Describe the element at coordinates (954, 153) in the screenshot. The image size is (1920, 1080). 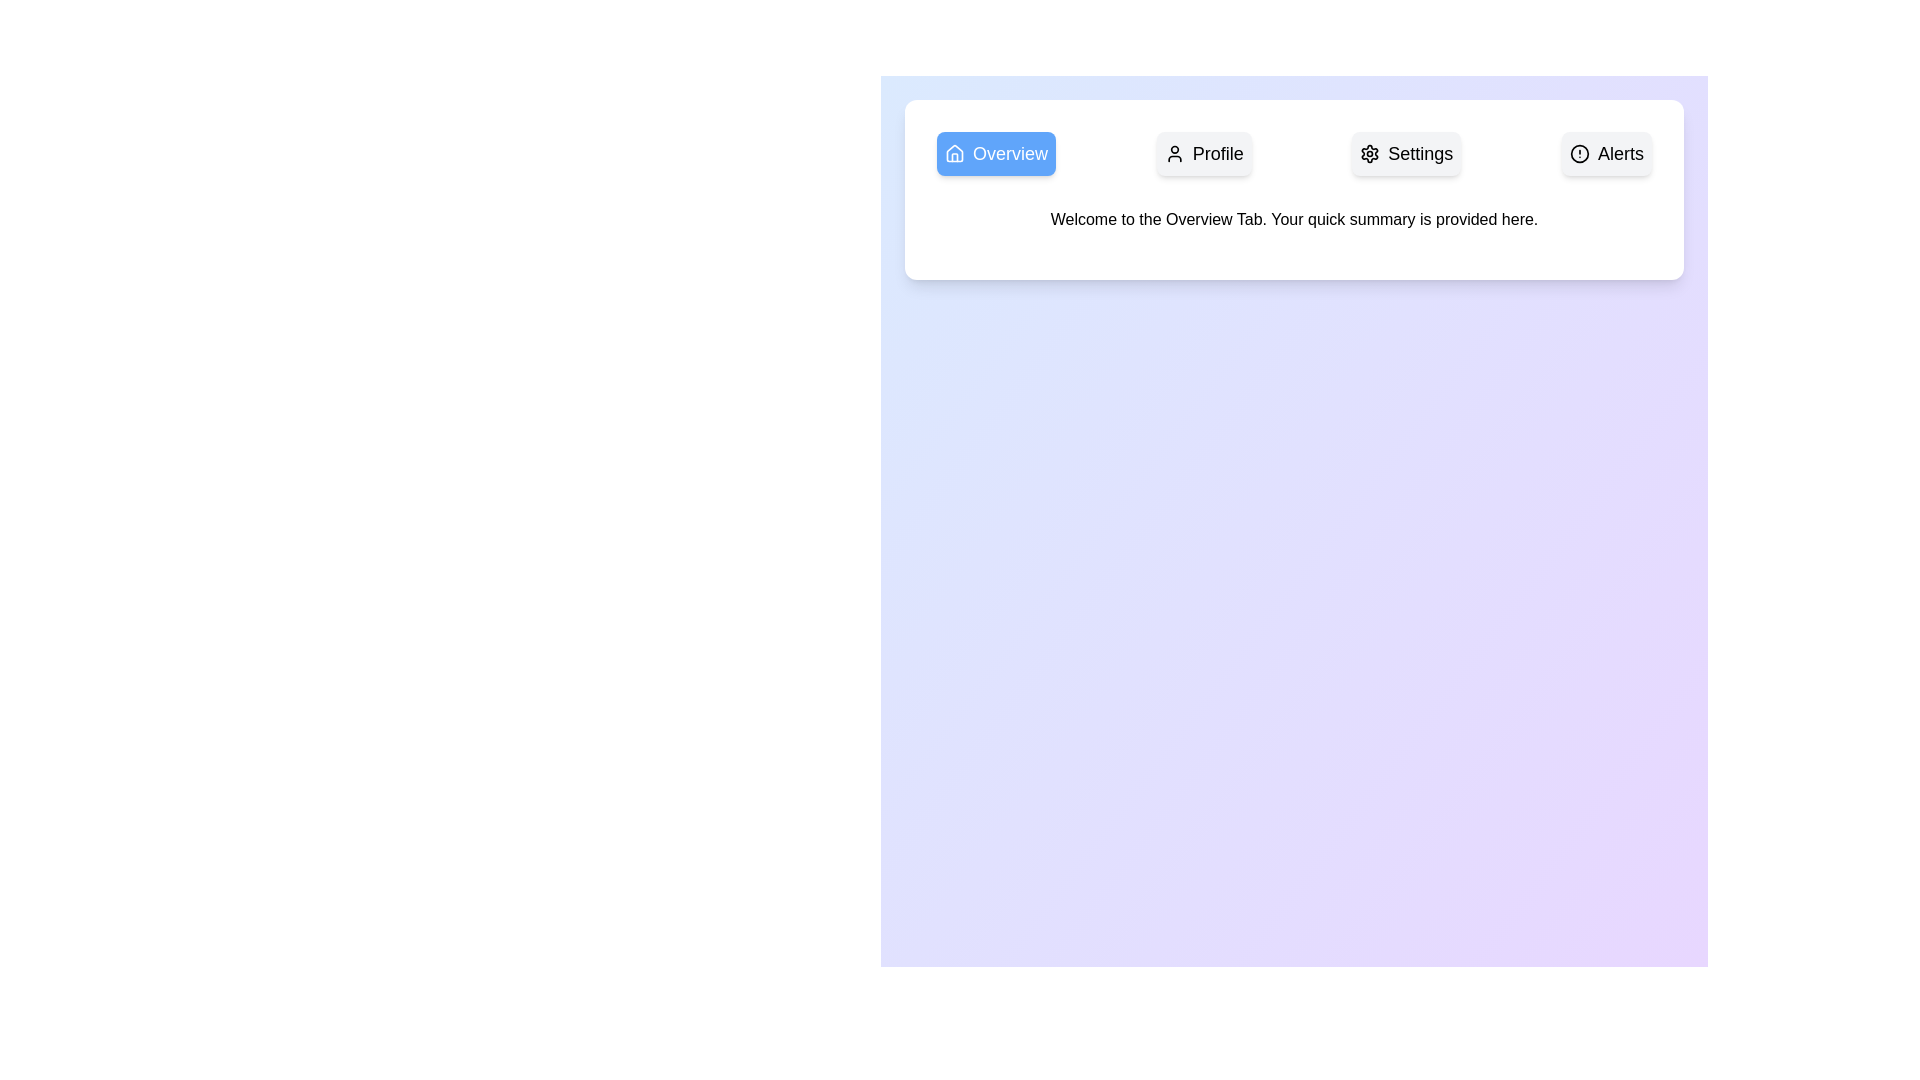
I see `the 'Overview' SVG icon located at the leftmost position within the 'Overview' button group in the header section` at that location.